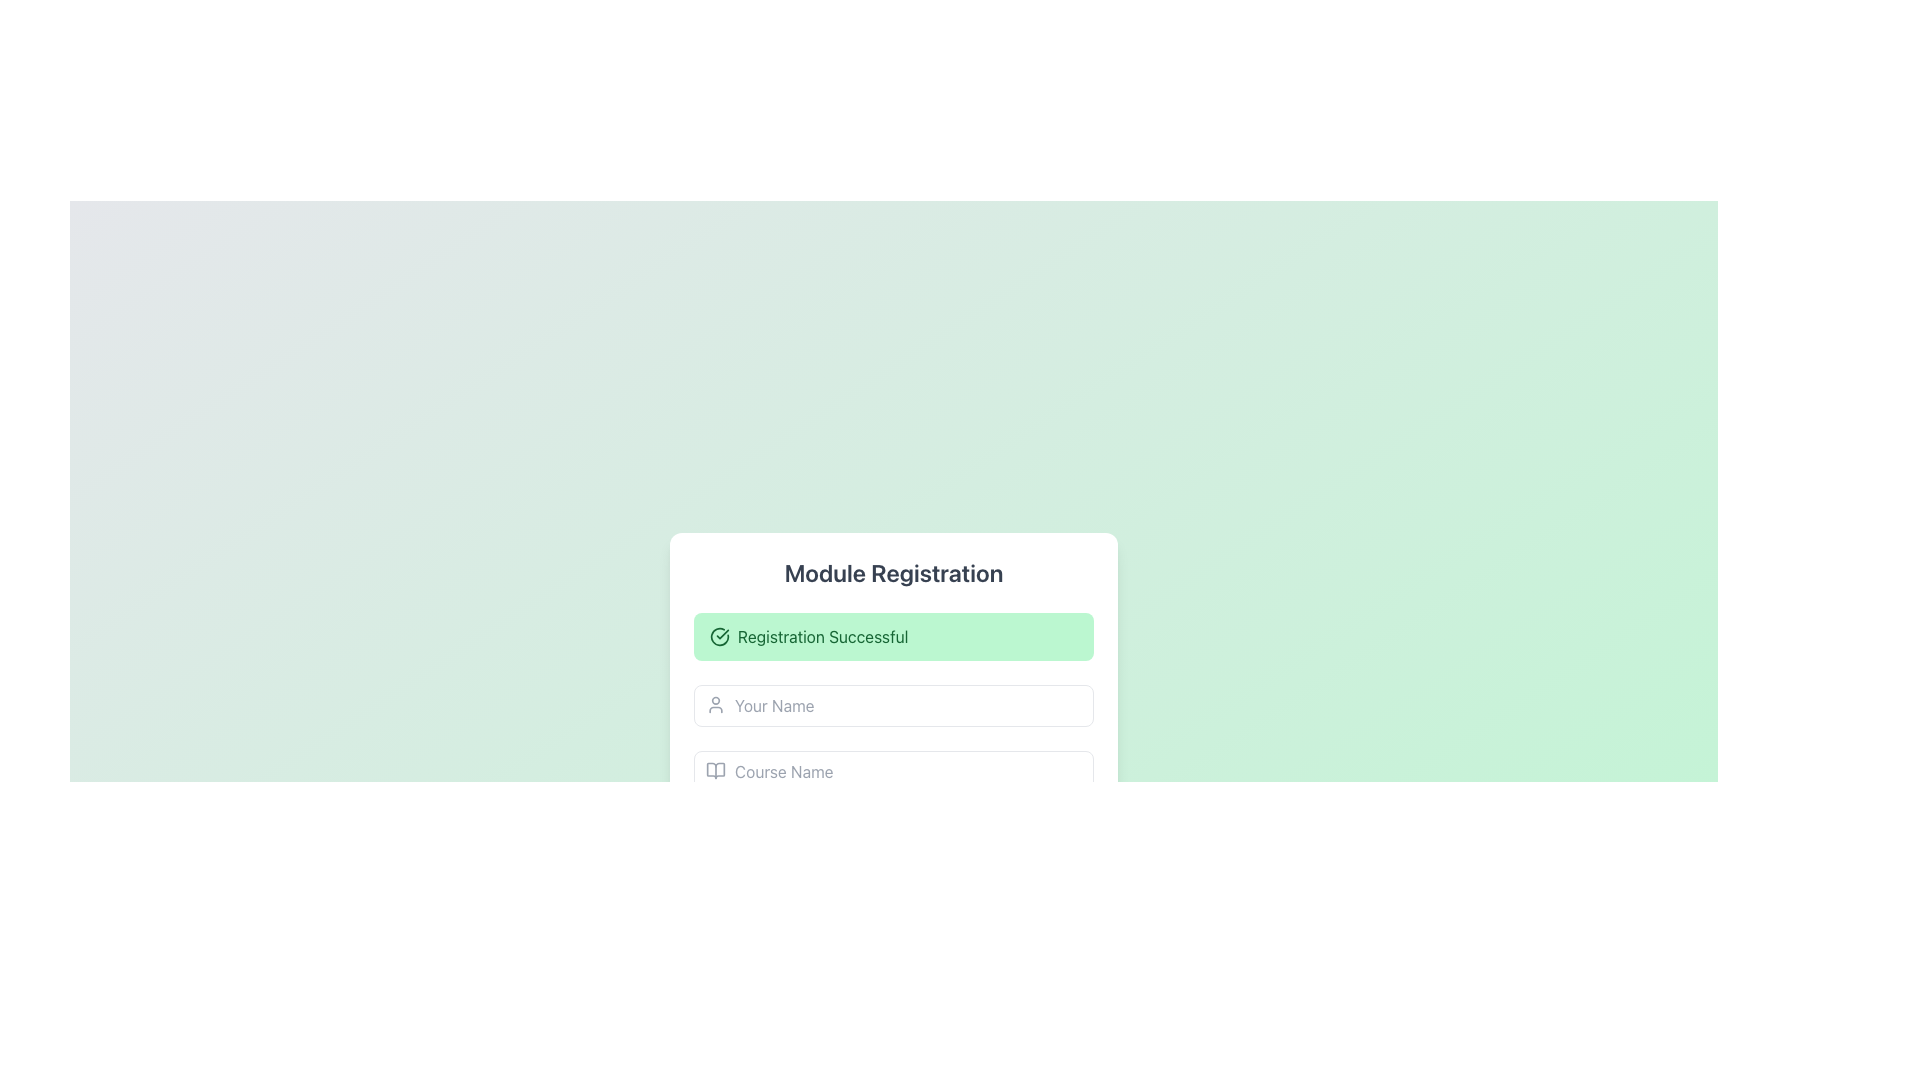  I want to click on the open book icon located within the 'Course Name' input field, positioned at the left-most part of the box, so click(715, 770).